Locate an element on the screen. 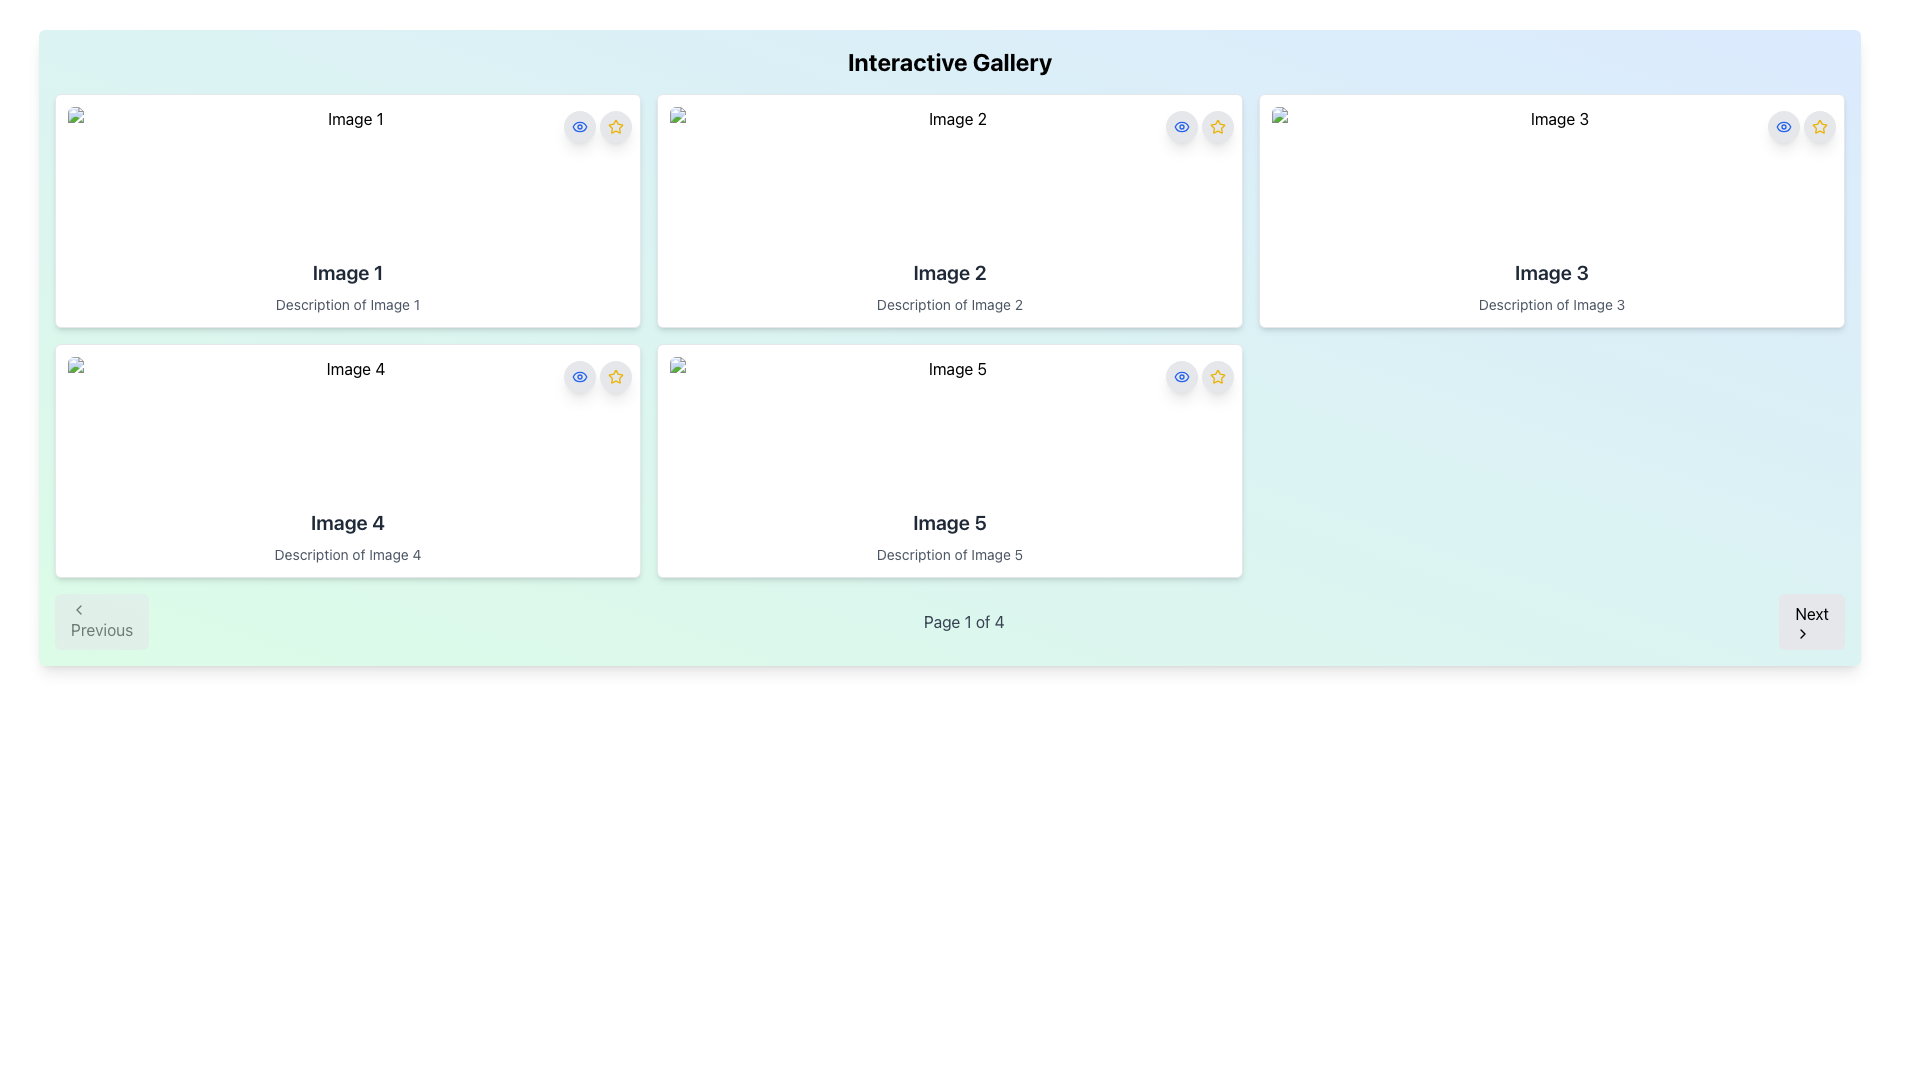  text from the title or heading Text Label located in the central card of the top row in the gallery layout, positioned below the image is located at coordinates (949, 273).